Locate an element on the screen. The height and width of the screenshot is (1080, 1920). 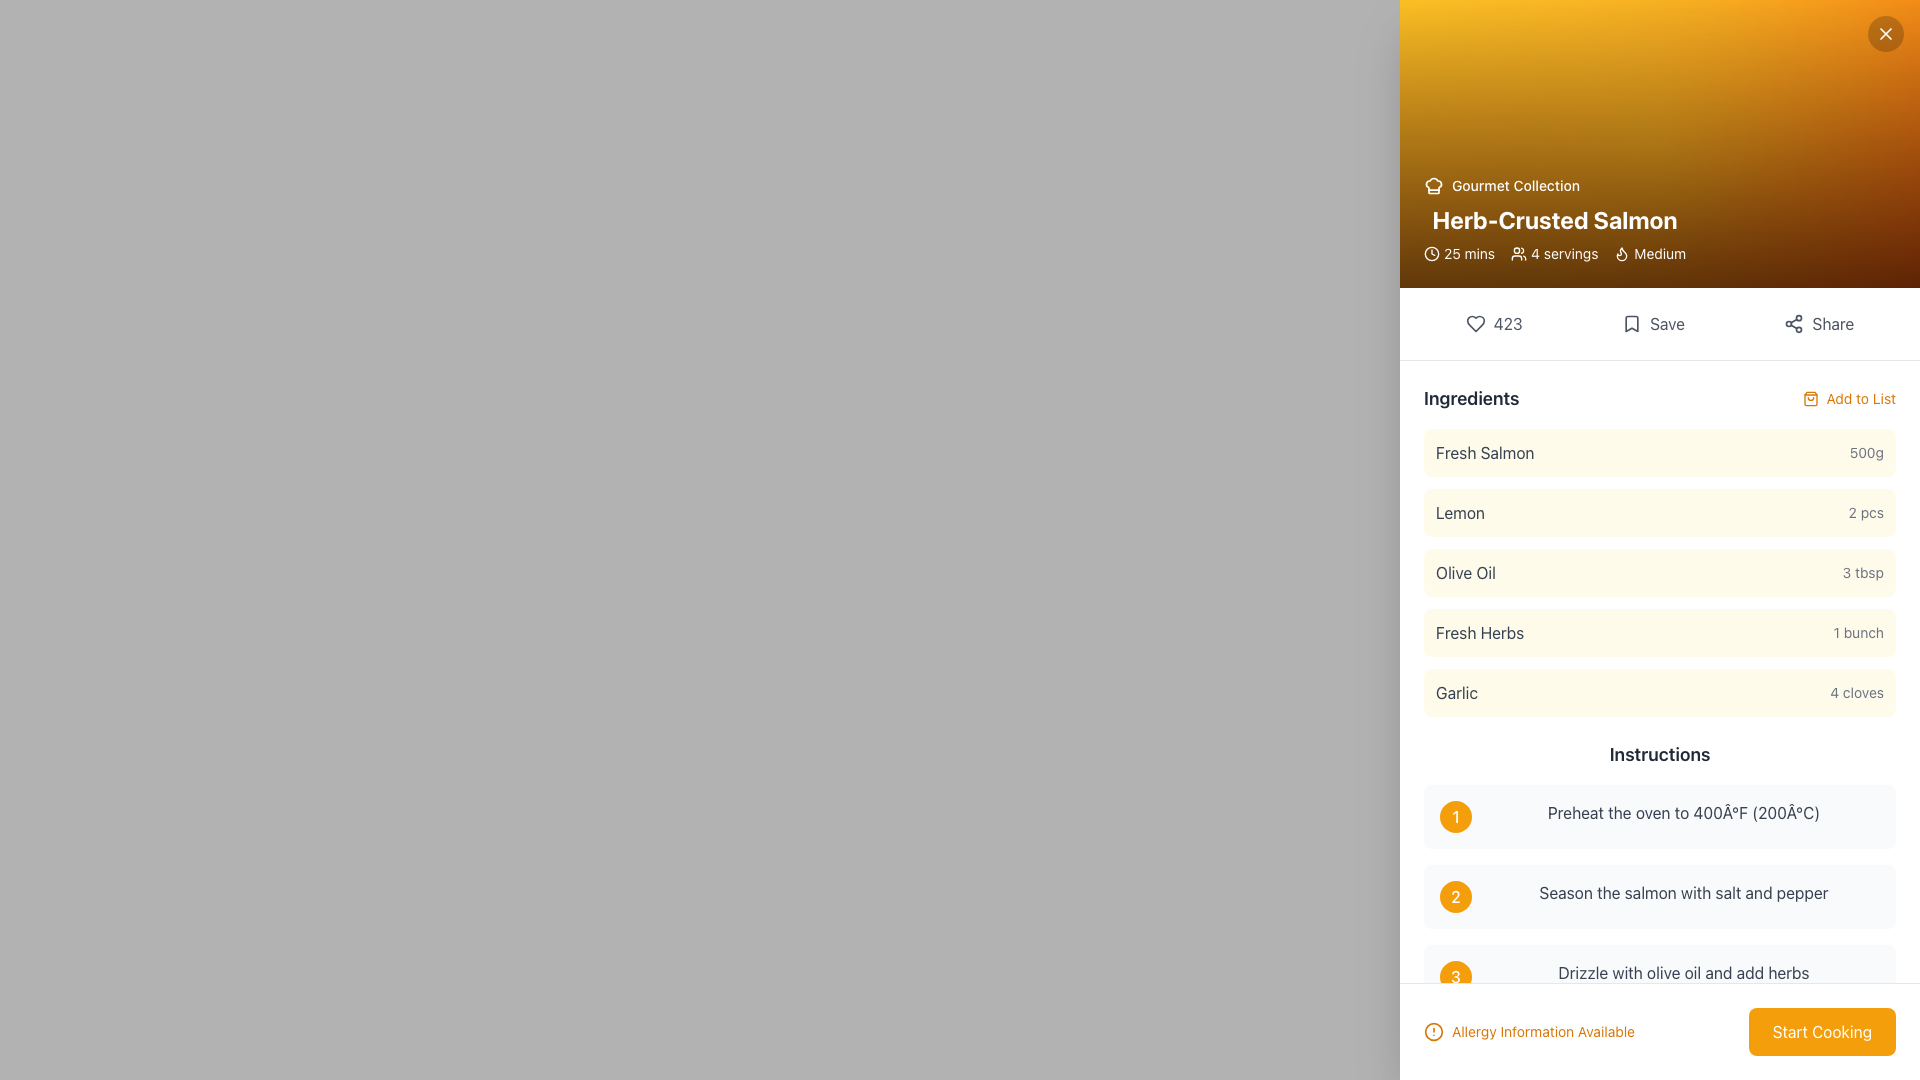
the decorative shopping bag icon located to the left of the 'Add to List' text in the Ingredients section is located at coordinates (1810, 398).